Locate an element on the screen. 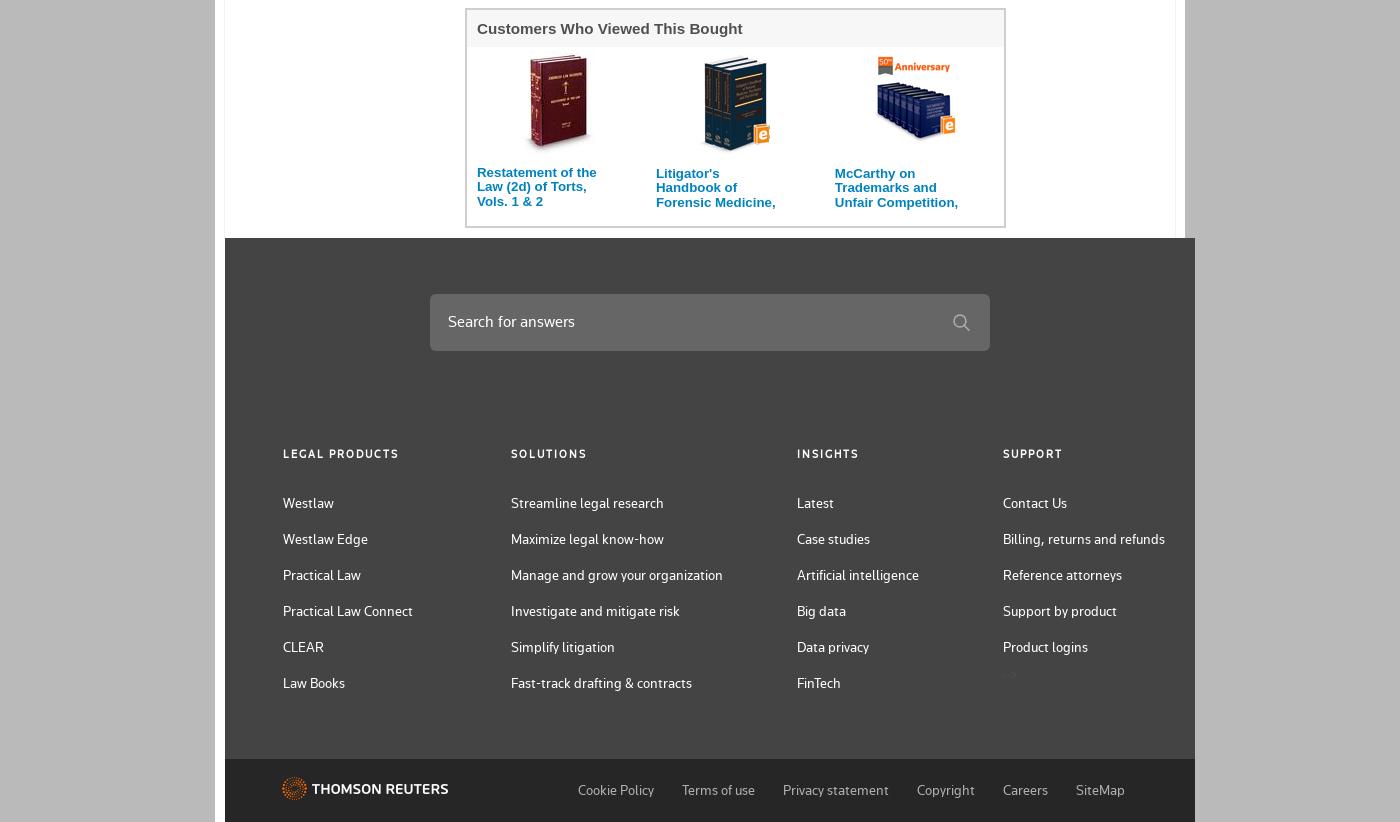  'CLEAR' is located at coordinates (282, 646).